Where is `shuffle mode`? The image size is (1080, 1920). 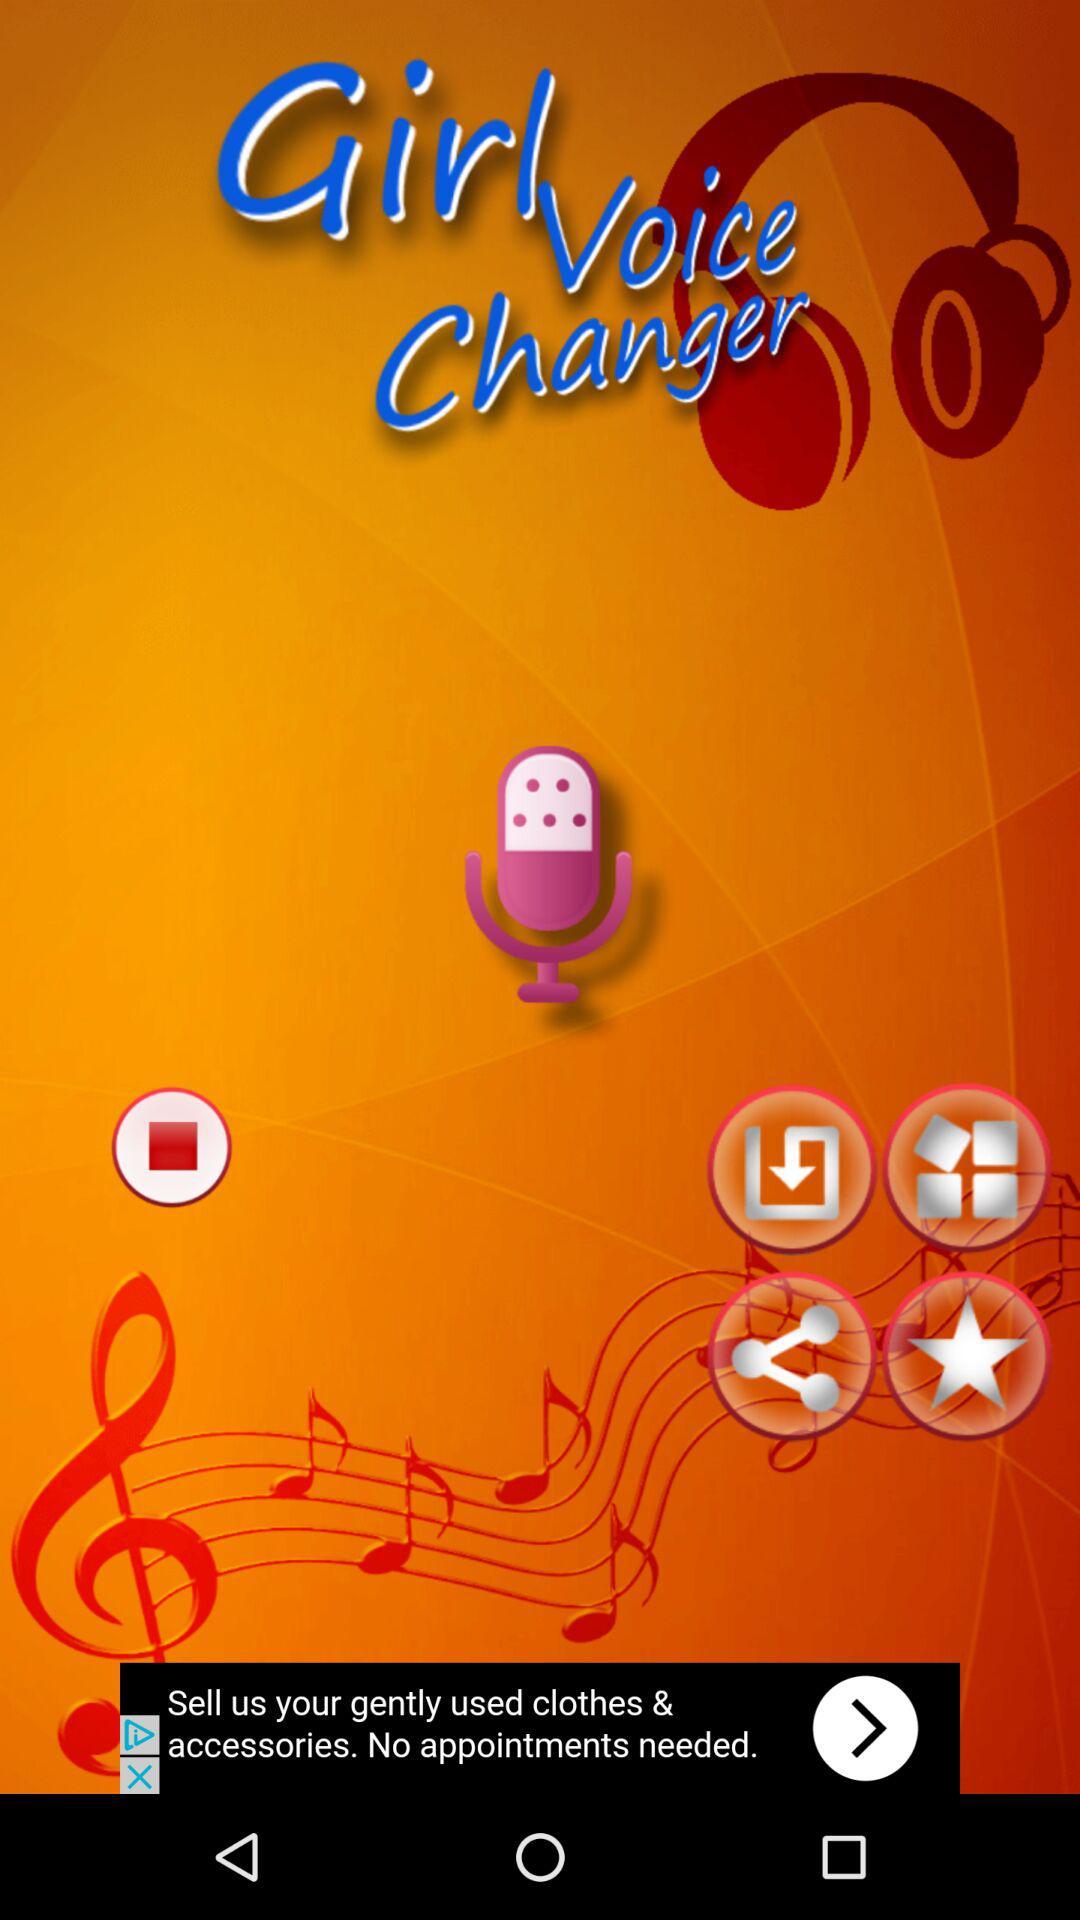
shuffle mode is located at coordinates (965, 1168).